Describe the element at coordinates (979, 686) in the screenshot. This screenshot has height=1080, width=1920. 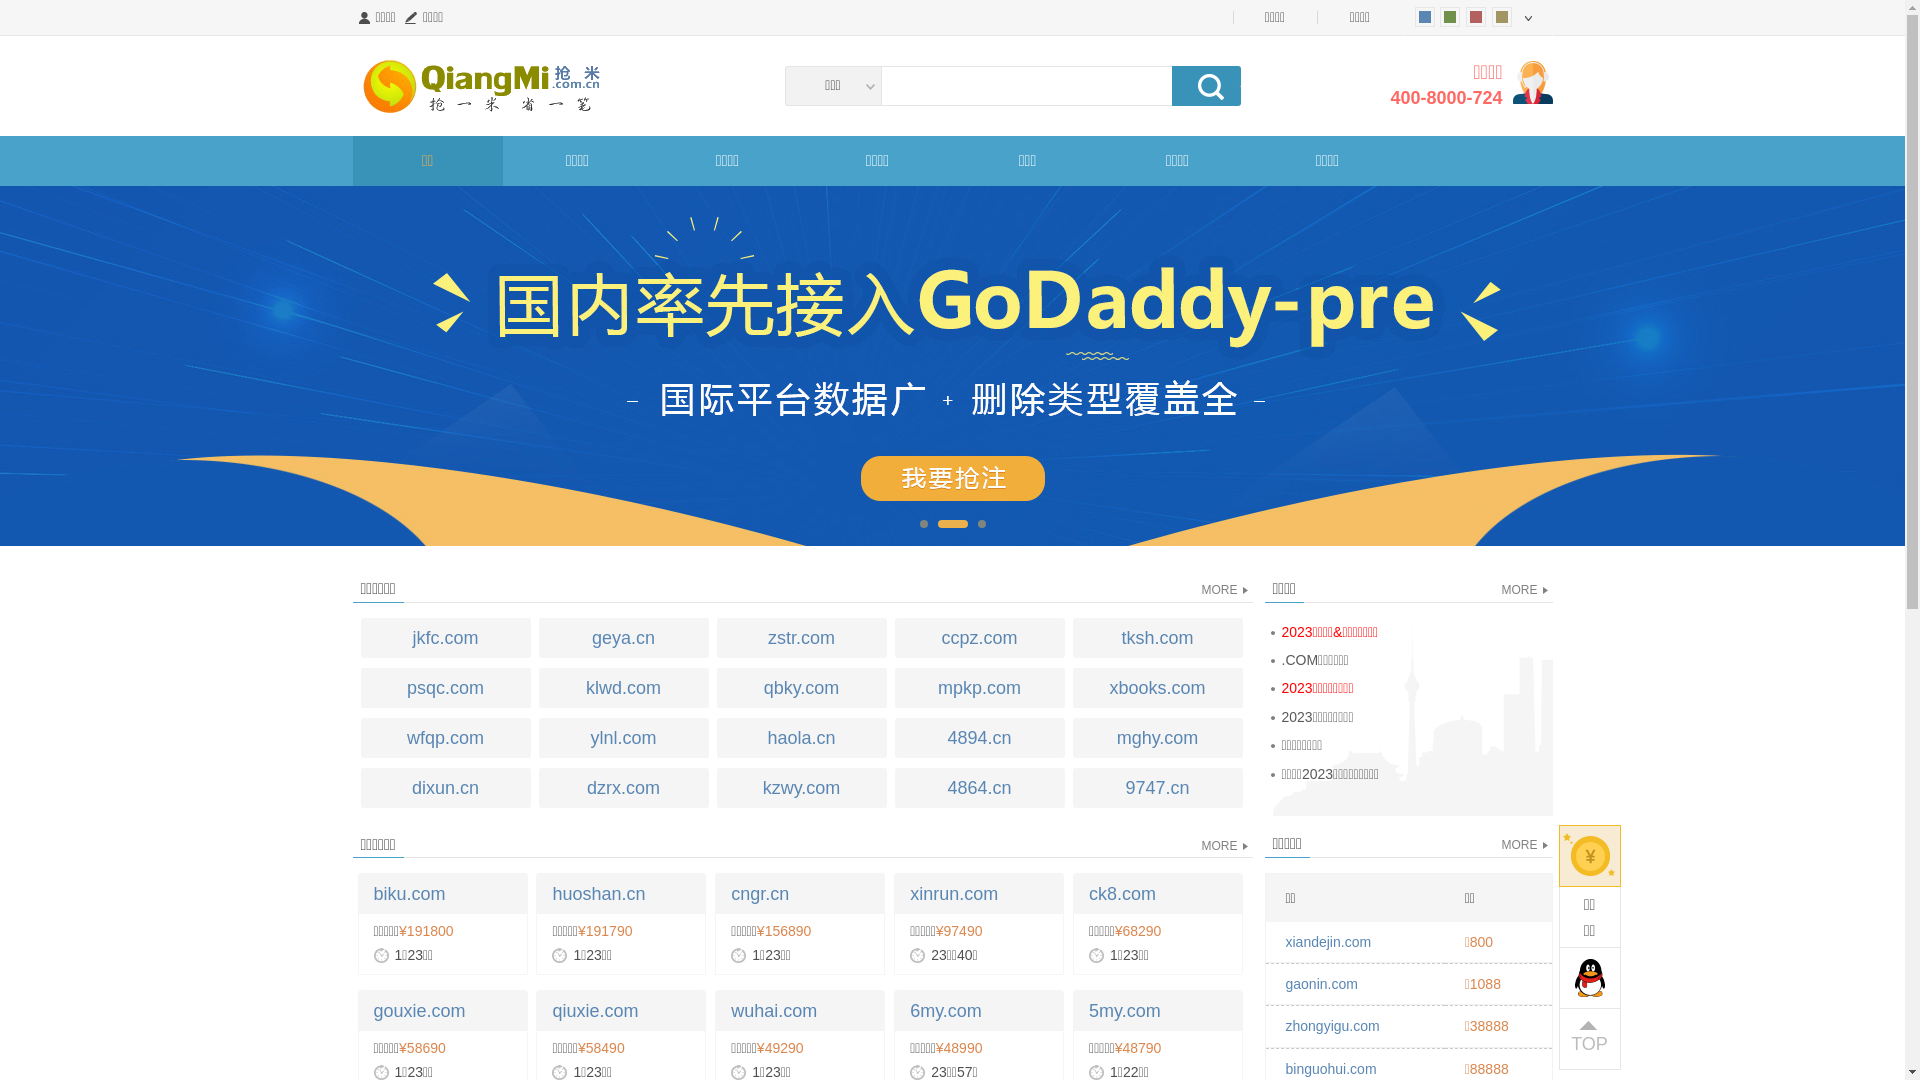
I see `'mpkp.com'` at that location.